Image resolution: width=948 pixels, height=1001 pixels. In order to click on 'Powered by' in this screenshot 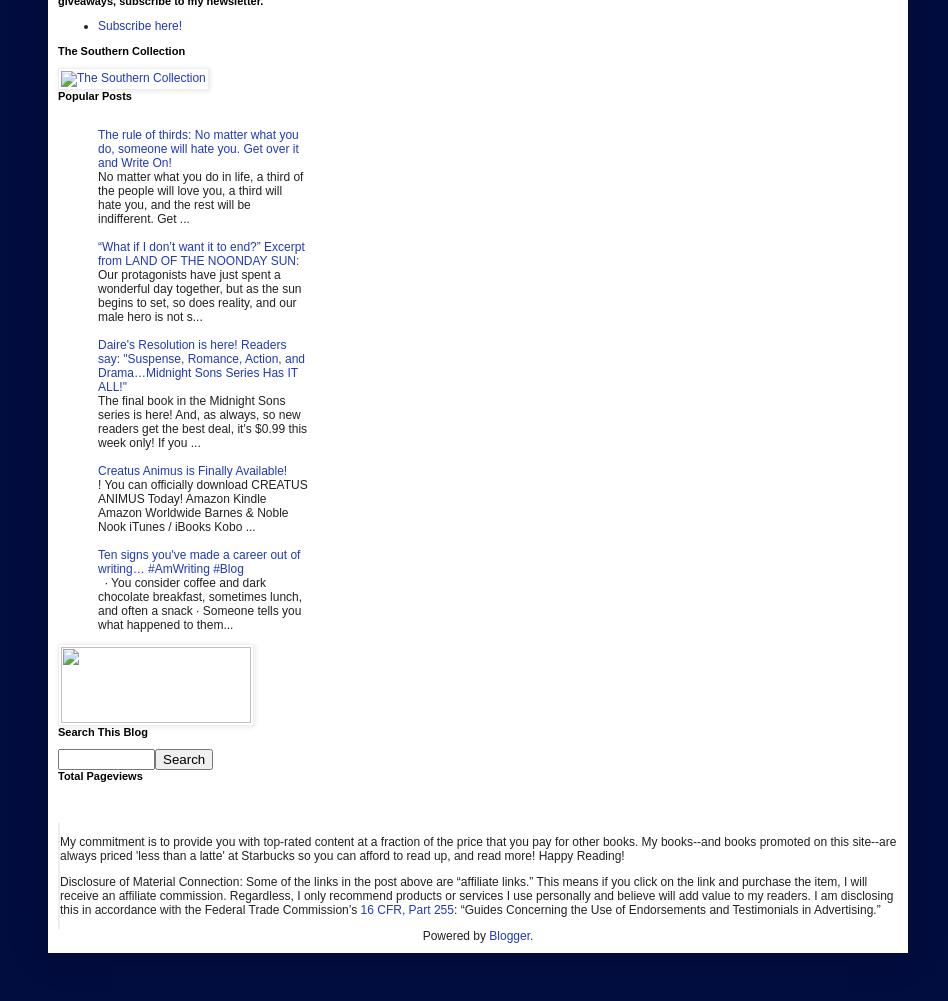, I will do `click(454, 935)`.